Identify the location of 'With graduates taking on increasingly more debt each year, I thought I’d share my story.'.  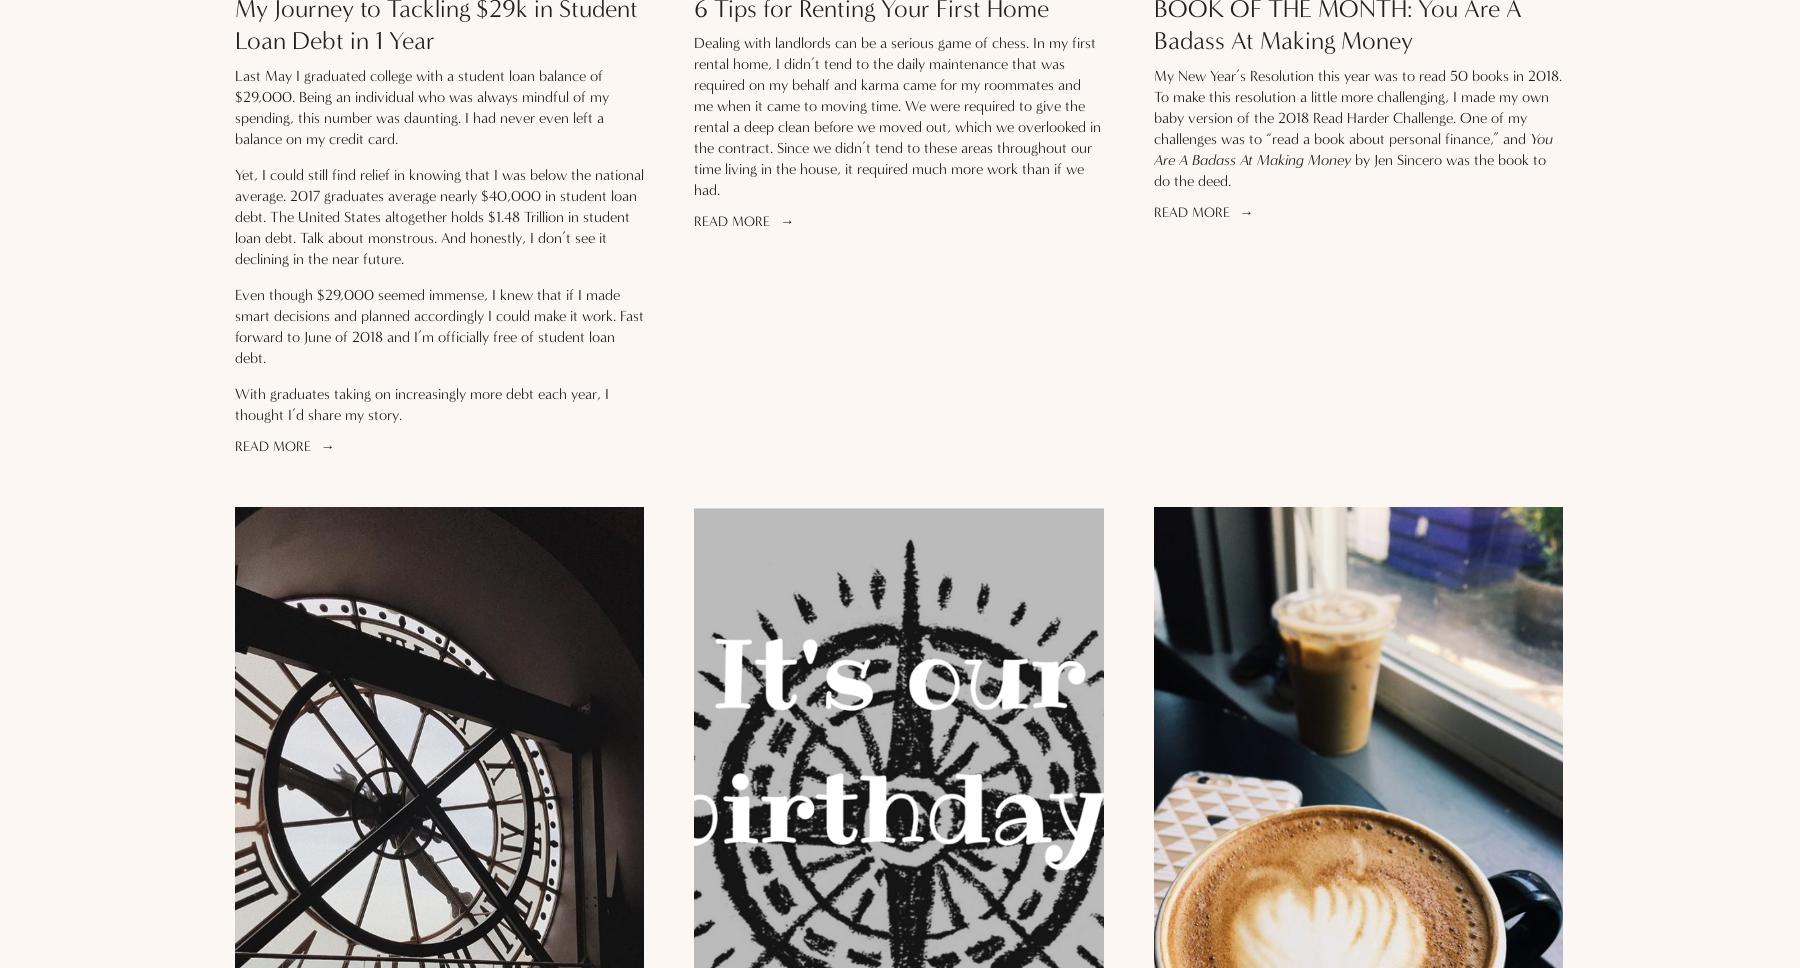
(424, 402).